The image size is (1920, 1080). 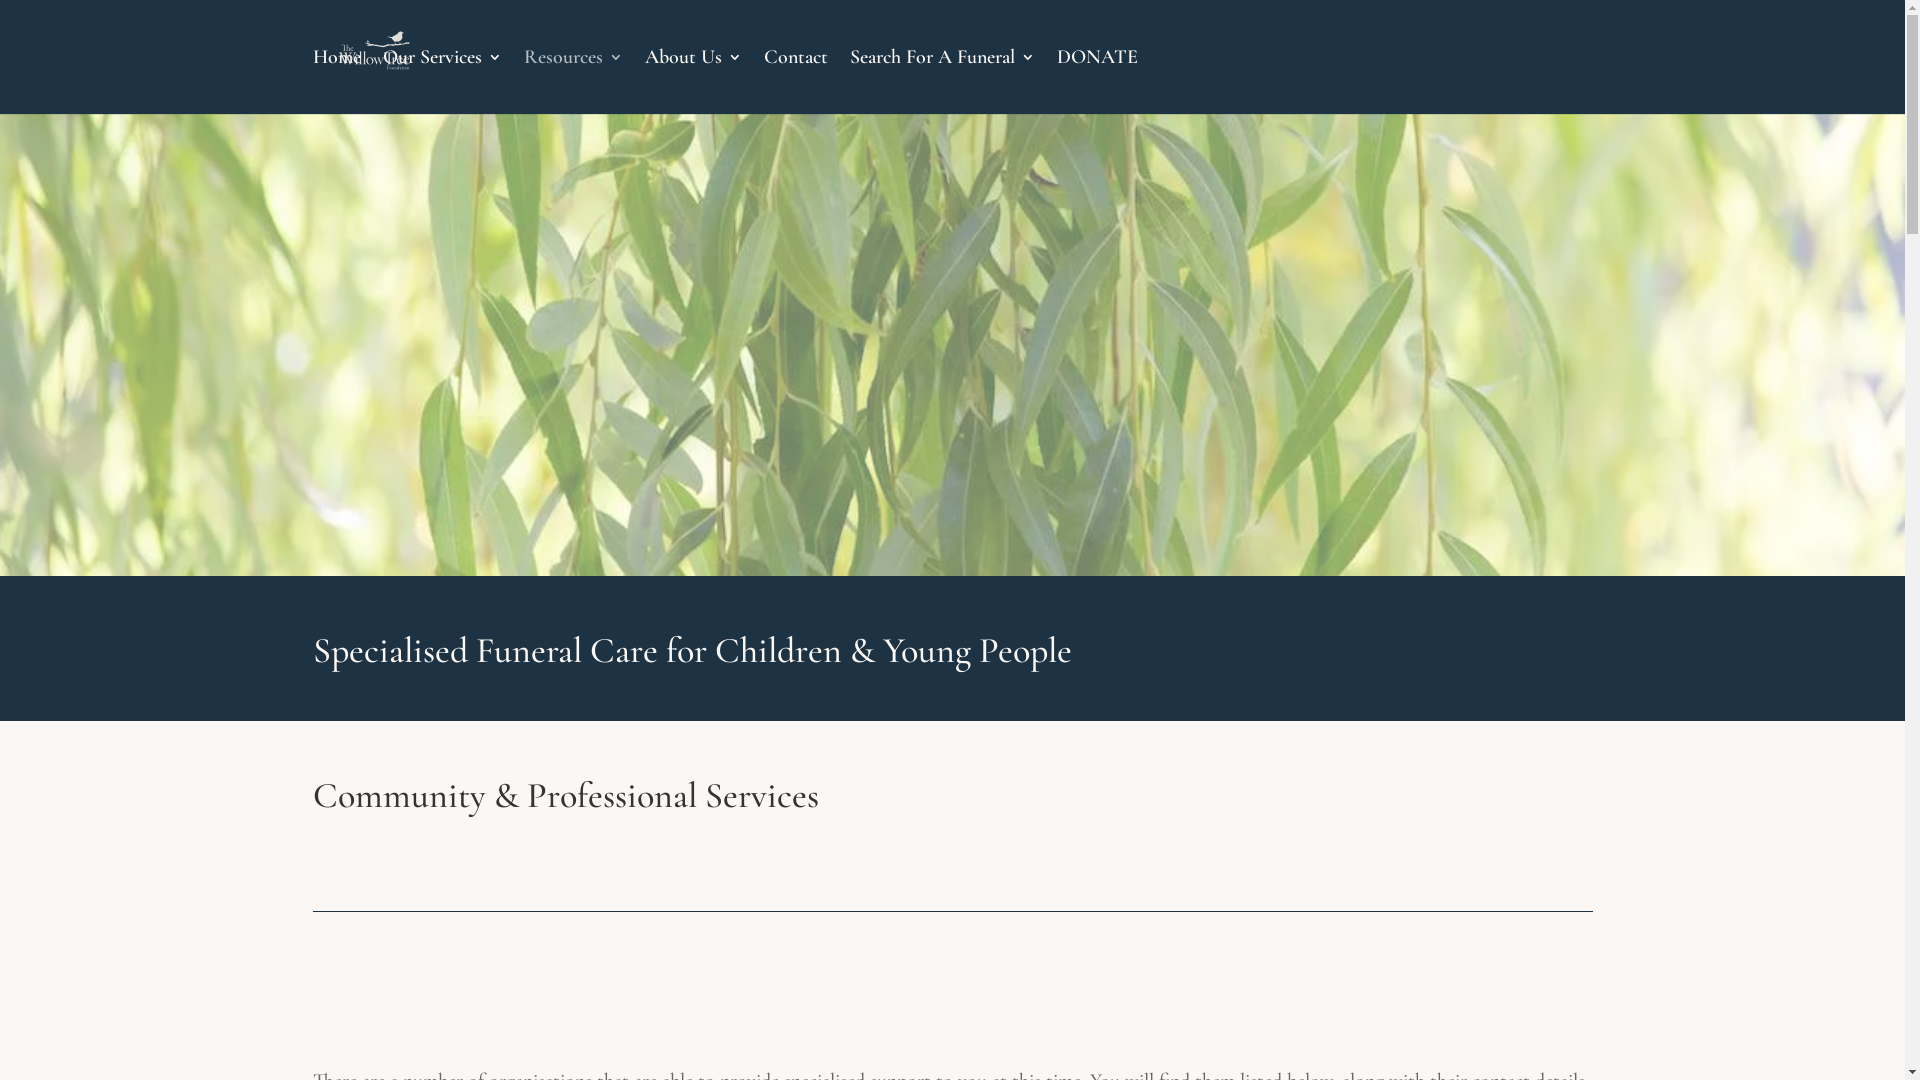 I want to click on 'Home', so click(x=336, y=80).